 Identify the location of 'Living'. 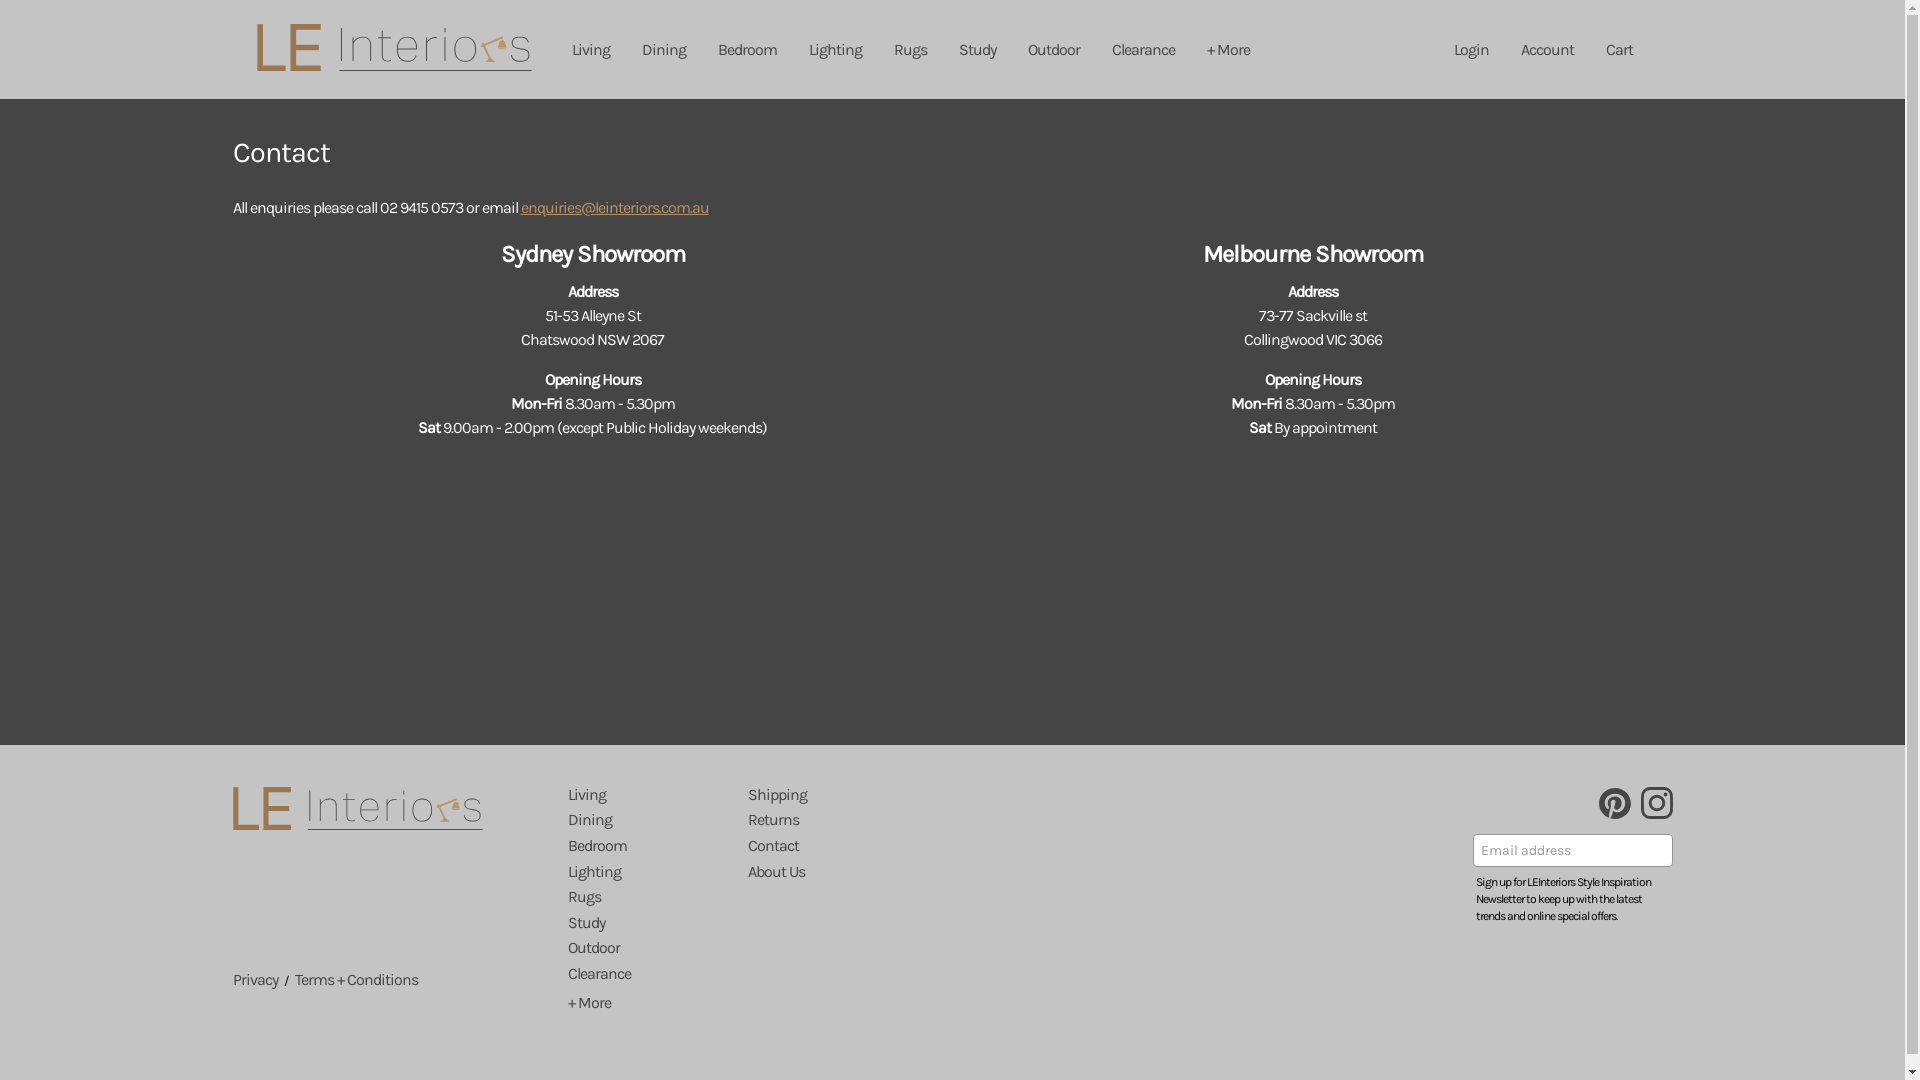
(556, 48).